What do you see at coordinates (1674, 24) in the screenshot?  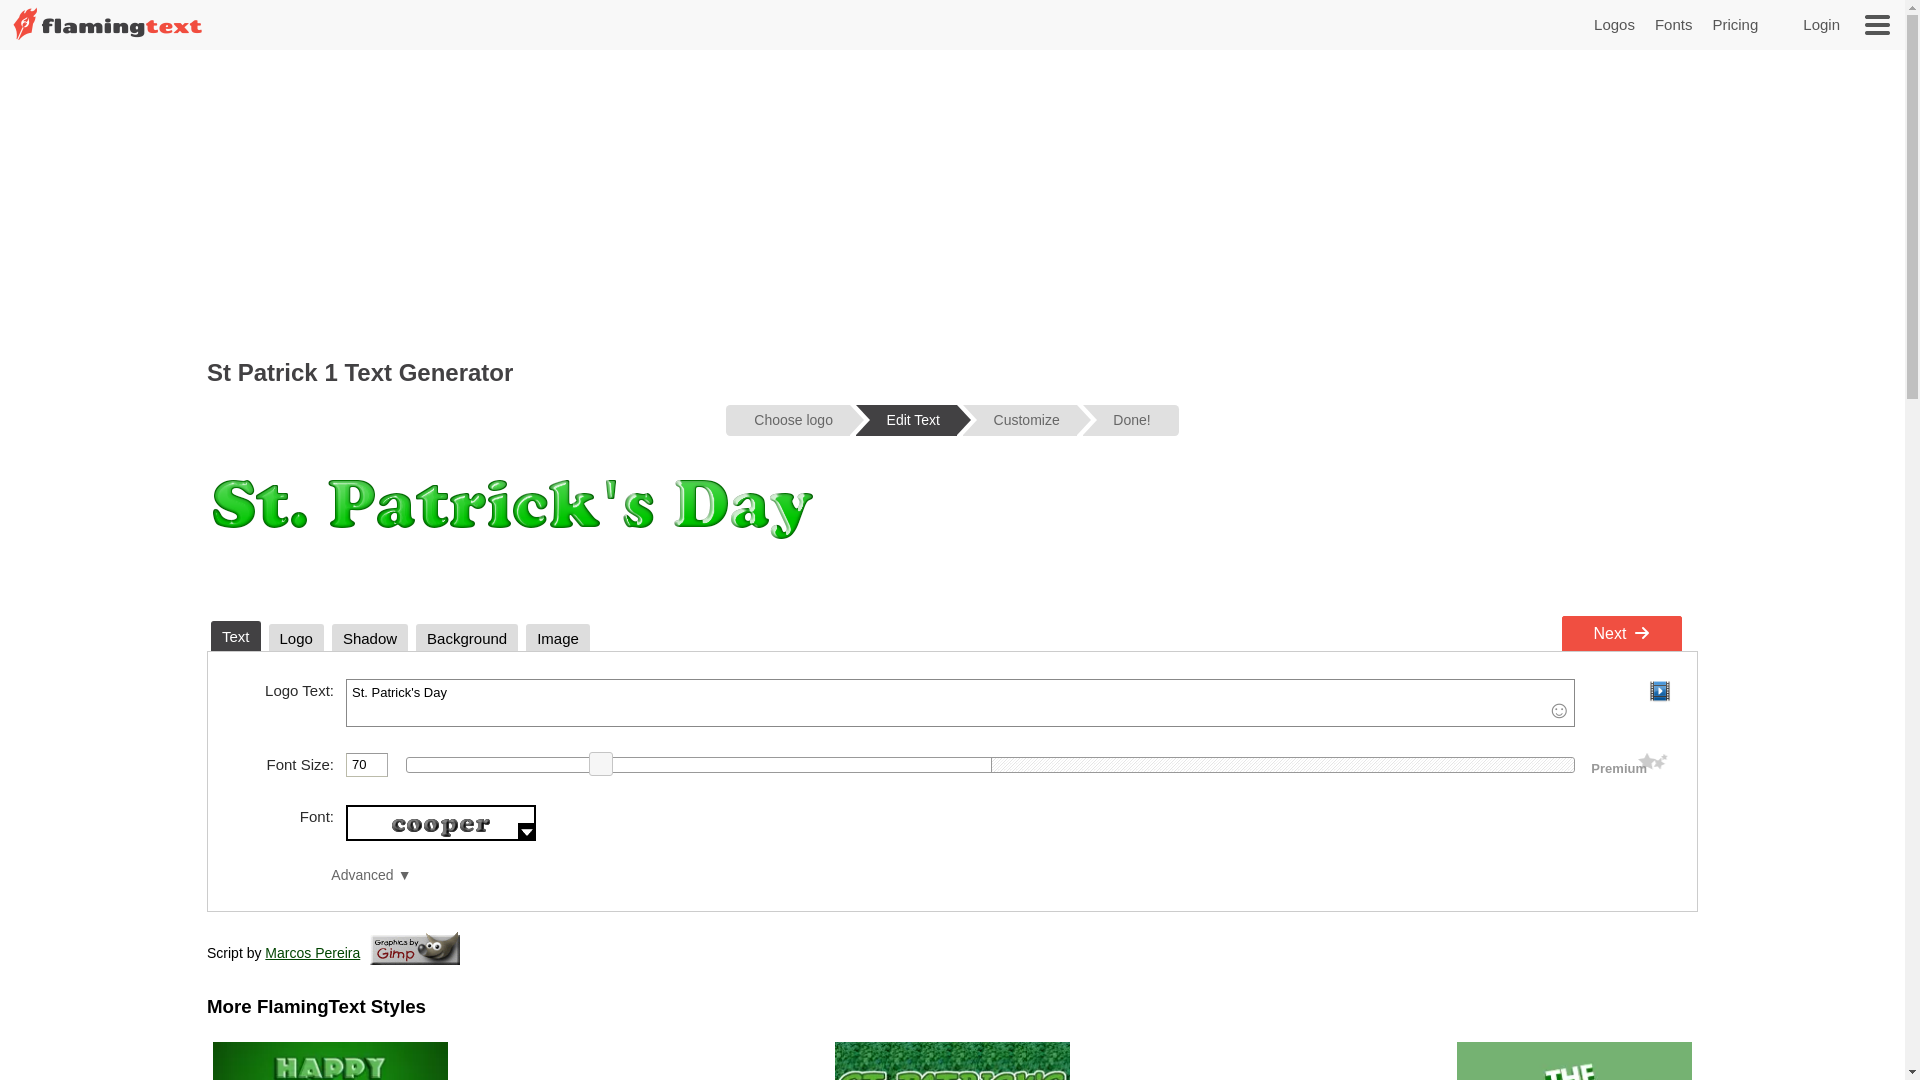 I see `'Fonts'` at bounding box center [1674, 24].